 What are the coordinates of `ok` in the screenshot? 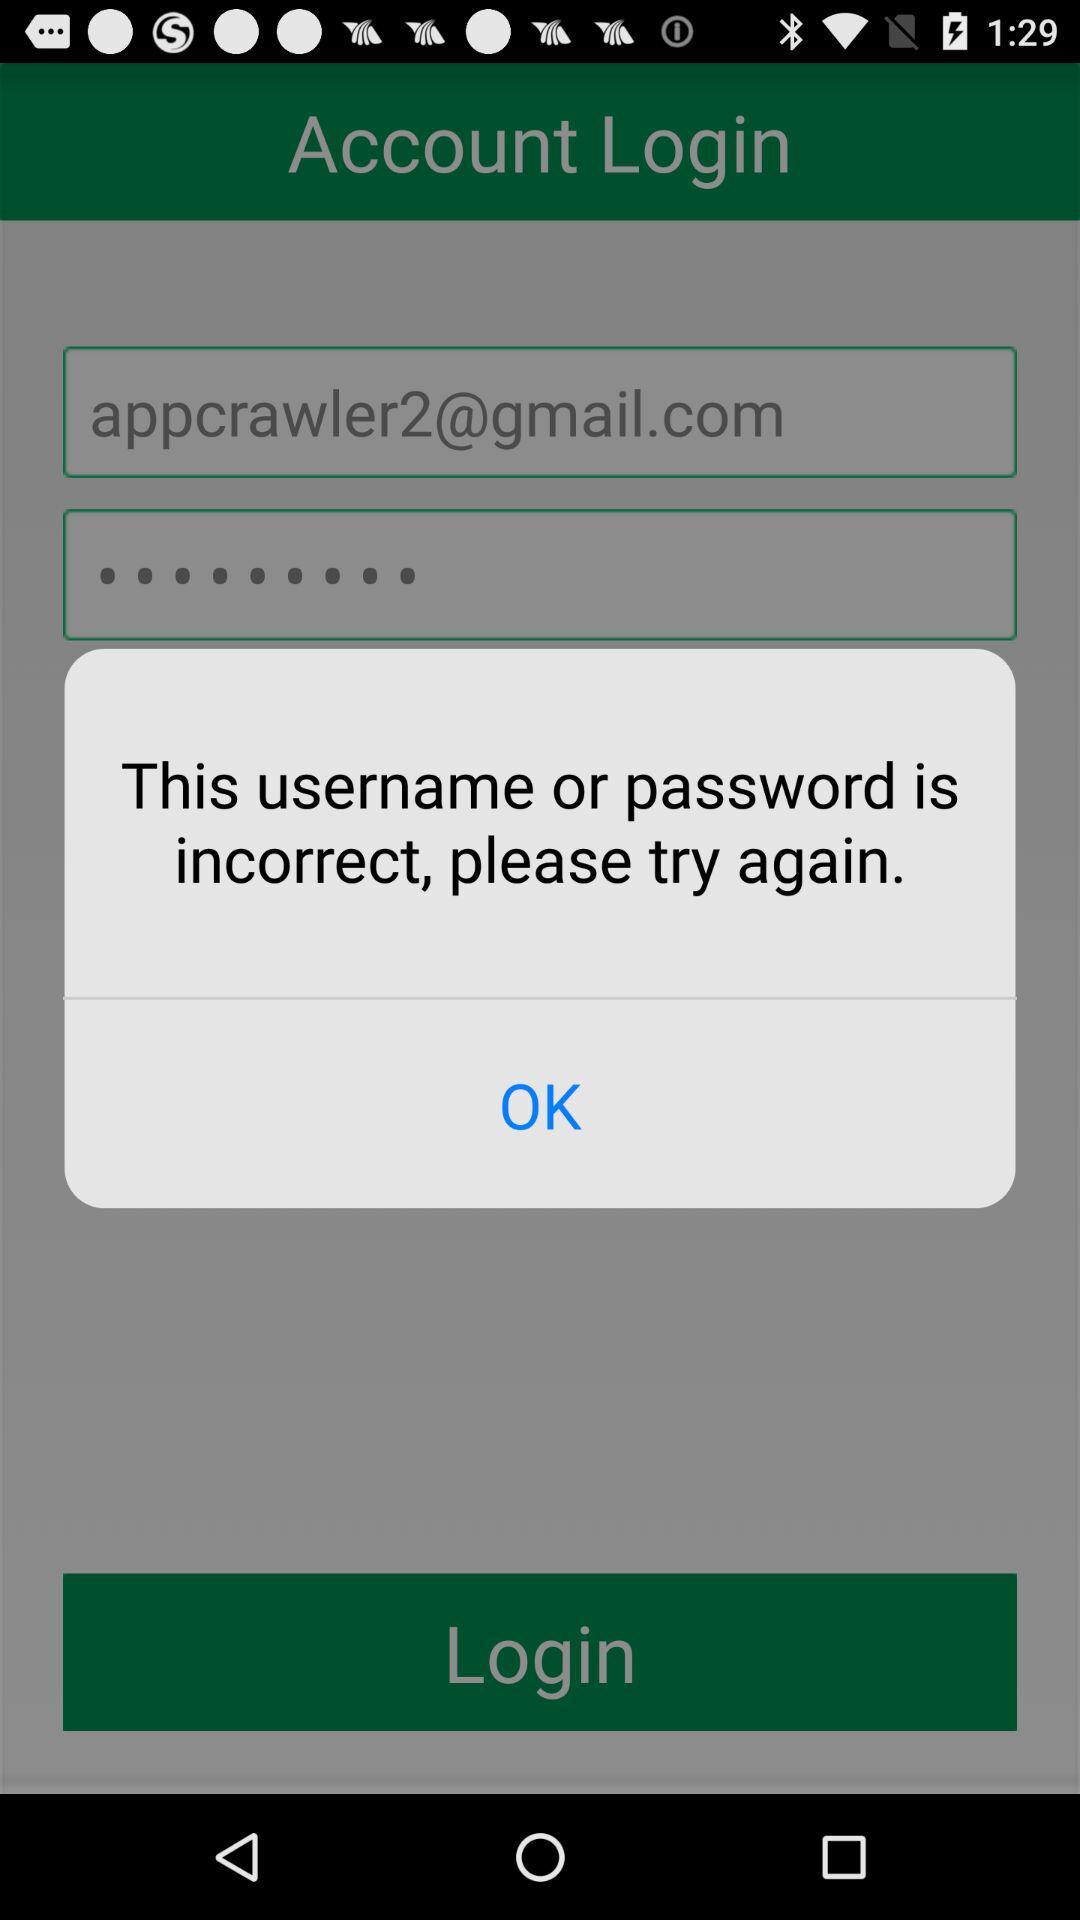 It's located at (540, 1103).